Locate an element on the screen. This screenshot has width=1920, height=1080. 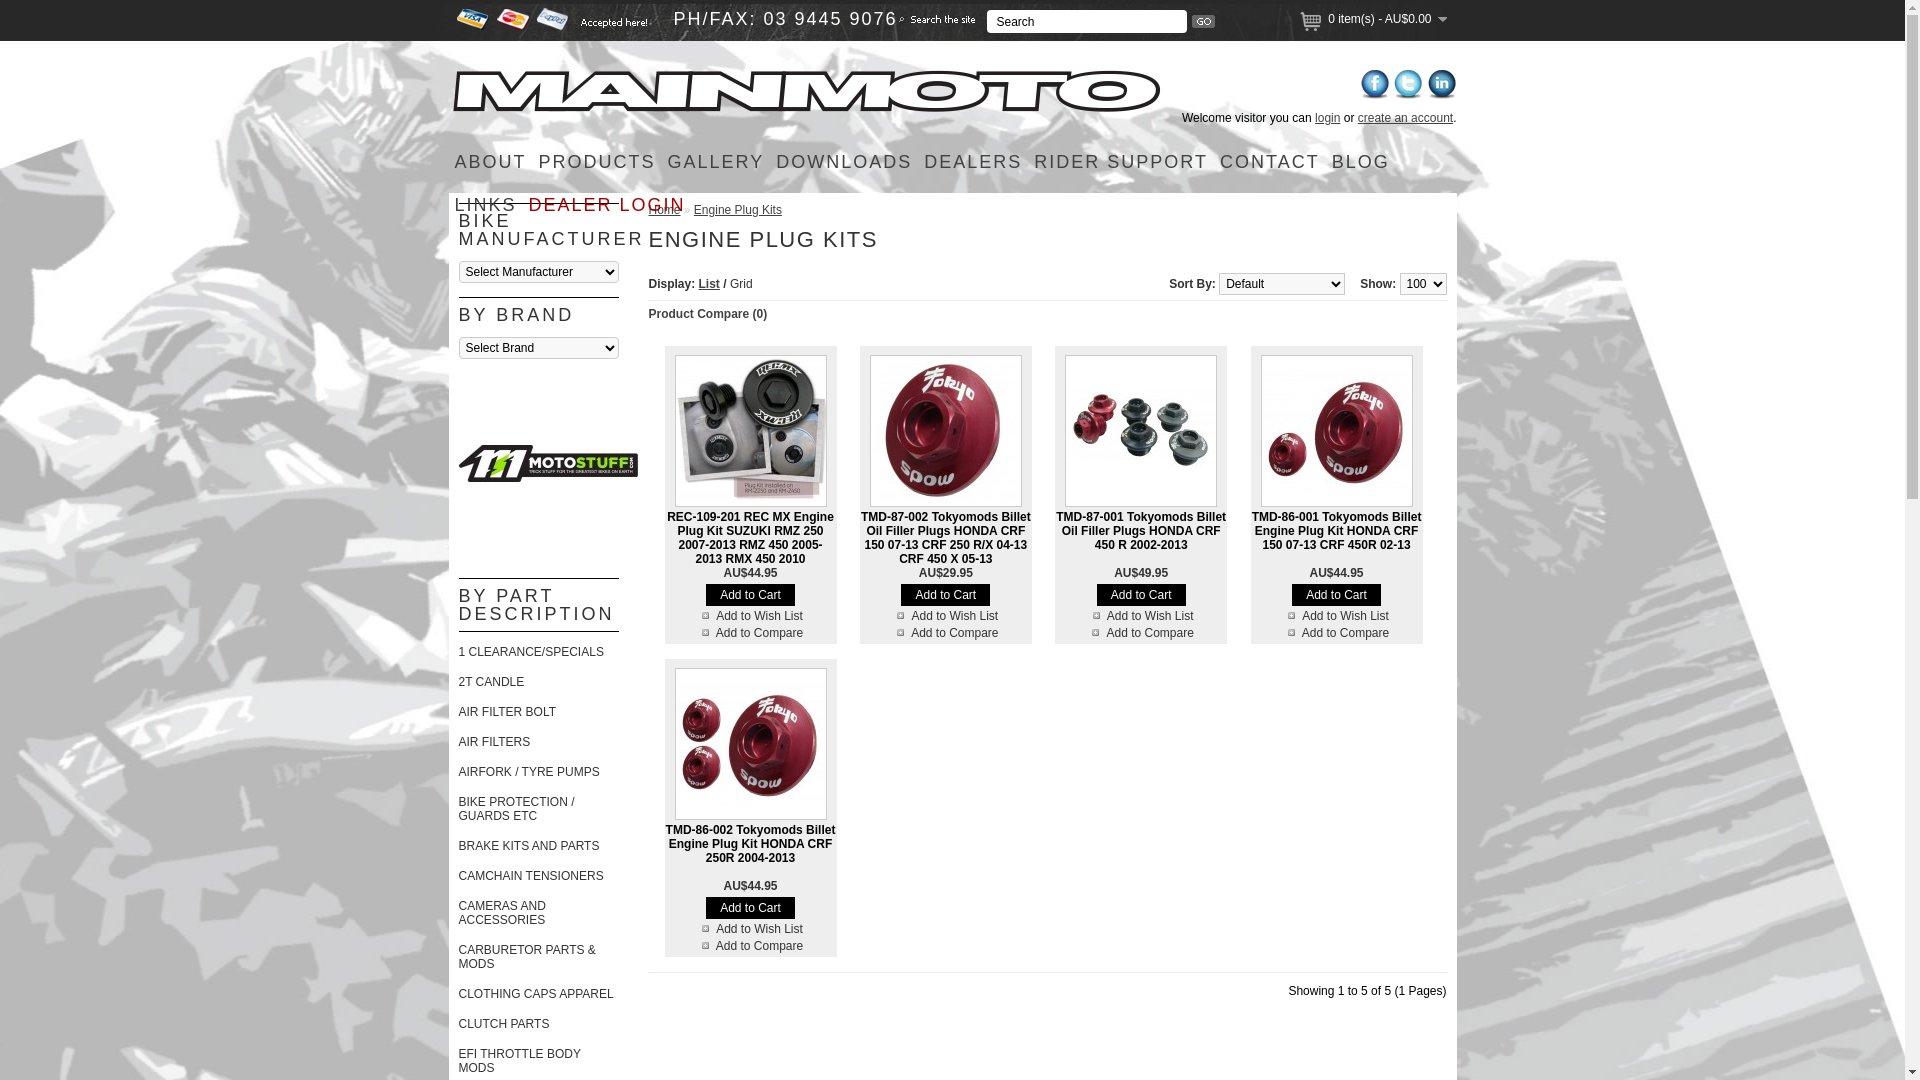
'DEALERS' is located at coordinates (973, 161).